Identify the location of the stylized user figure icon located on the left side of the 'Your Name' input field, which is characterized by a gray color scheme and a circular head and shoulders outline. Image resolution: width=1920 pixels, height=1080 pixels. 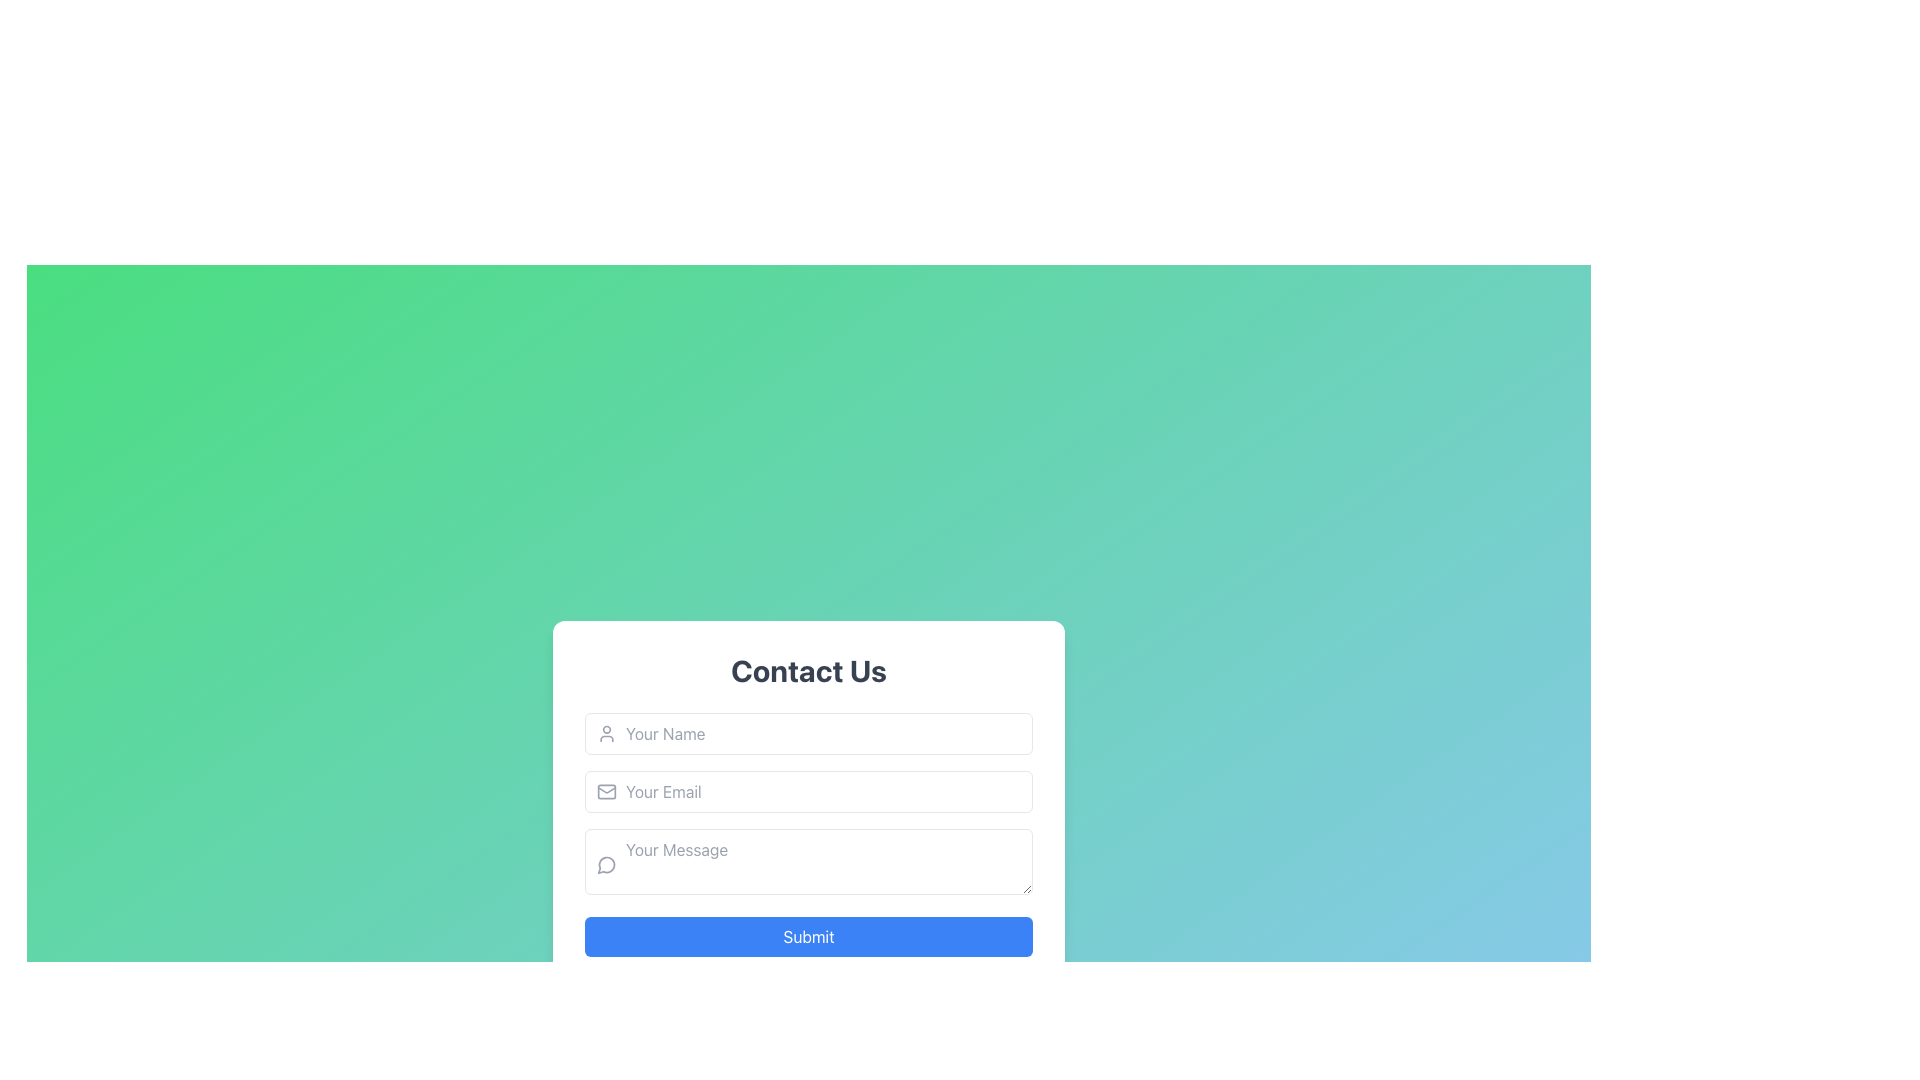
(605, 733).